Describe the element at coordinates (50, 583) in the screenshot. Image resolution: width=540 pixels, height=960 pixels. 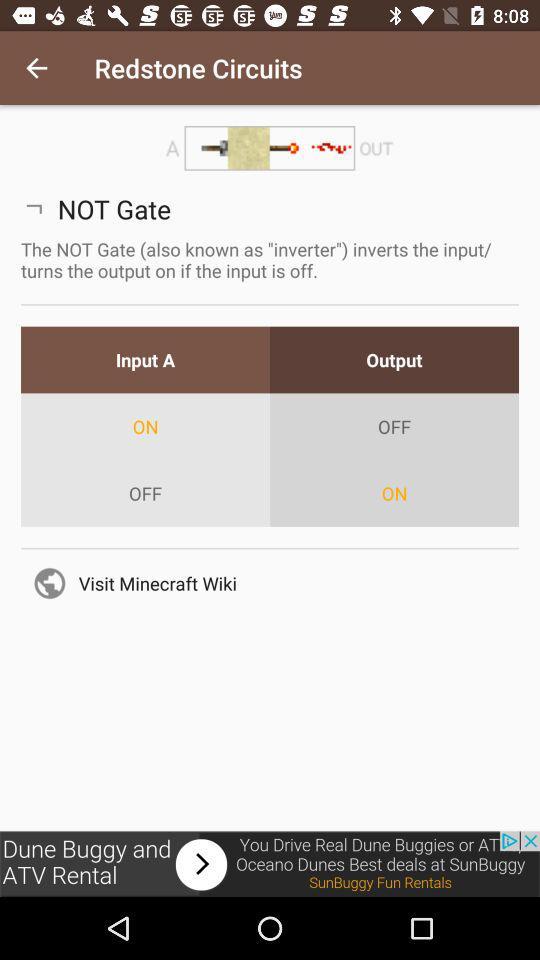
I see `the icon which is before visit minecraft wiki on page` at that location.